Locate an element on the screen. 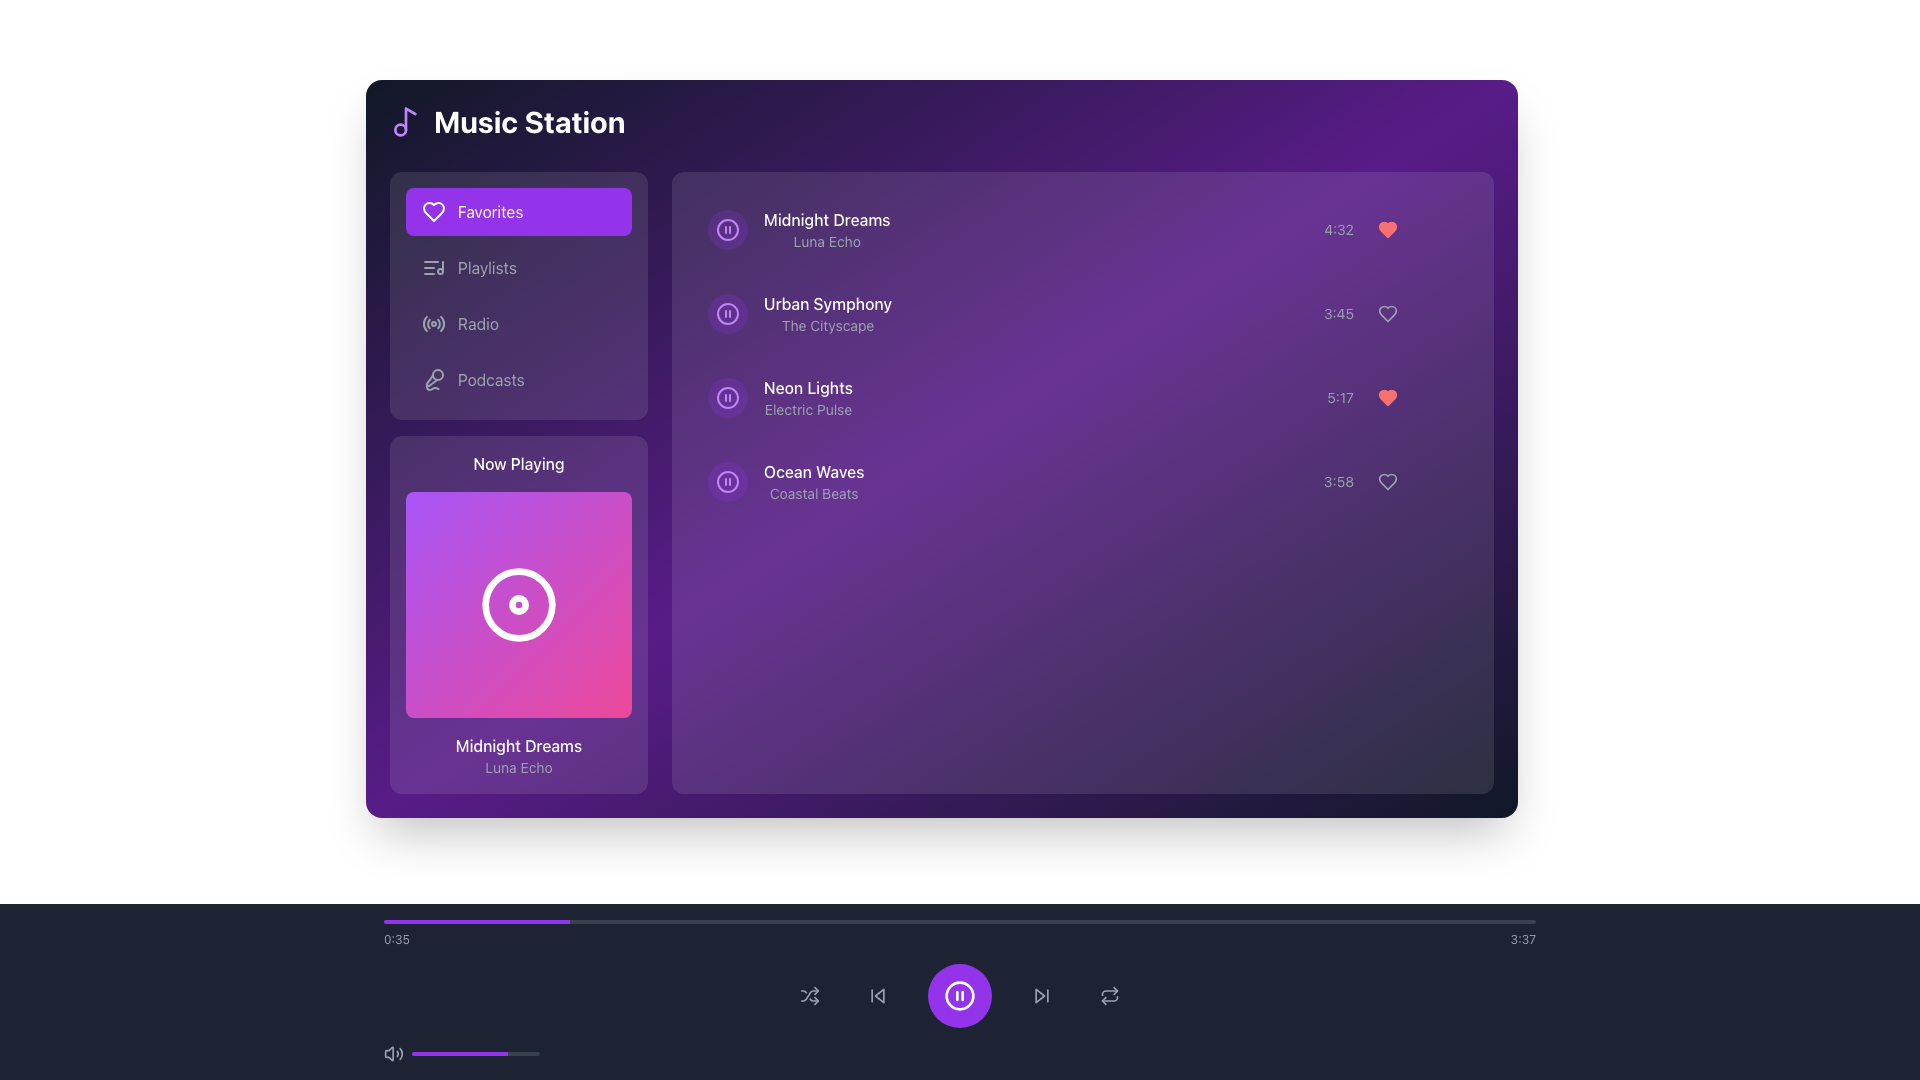 The image size is (1920, 1080). the circular graphical status indicator located in the right panel next to the 'Neon Lights' song entry is located at coordinates (727, 397).